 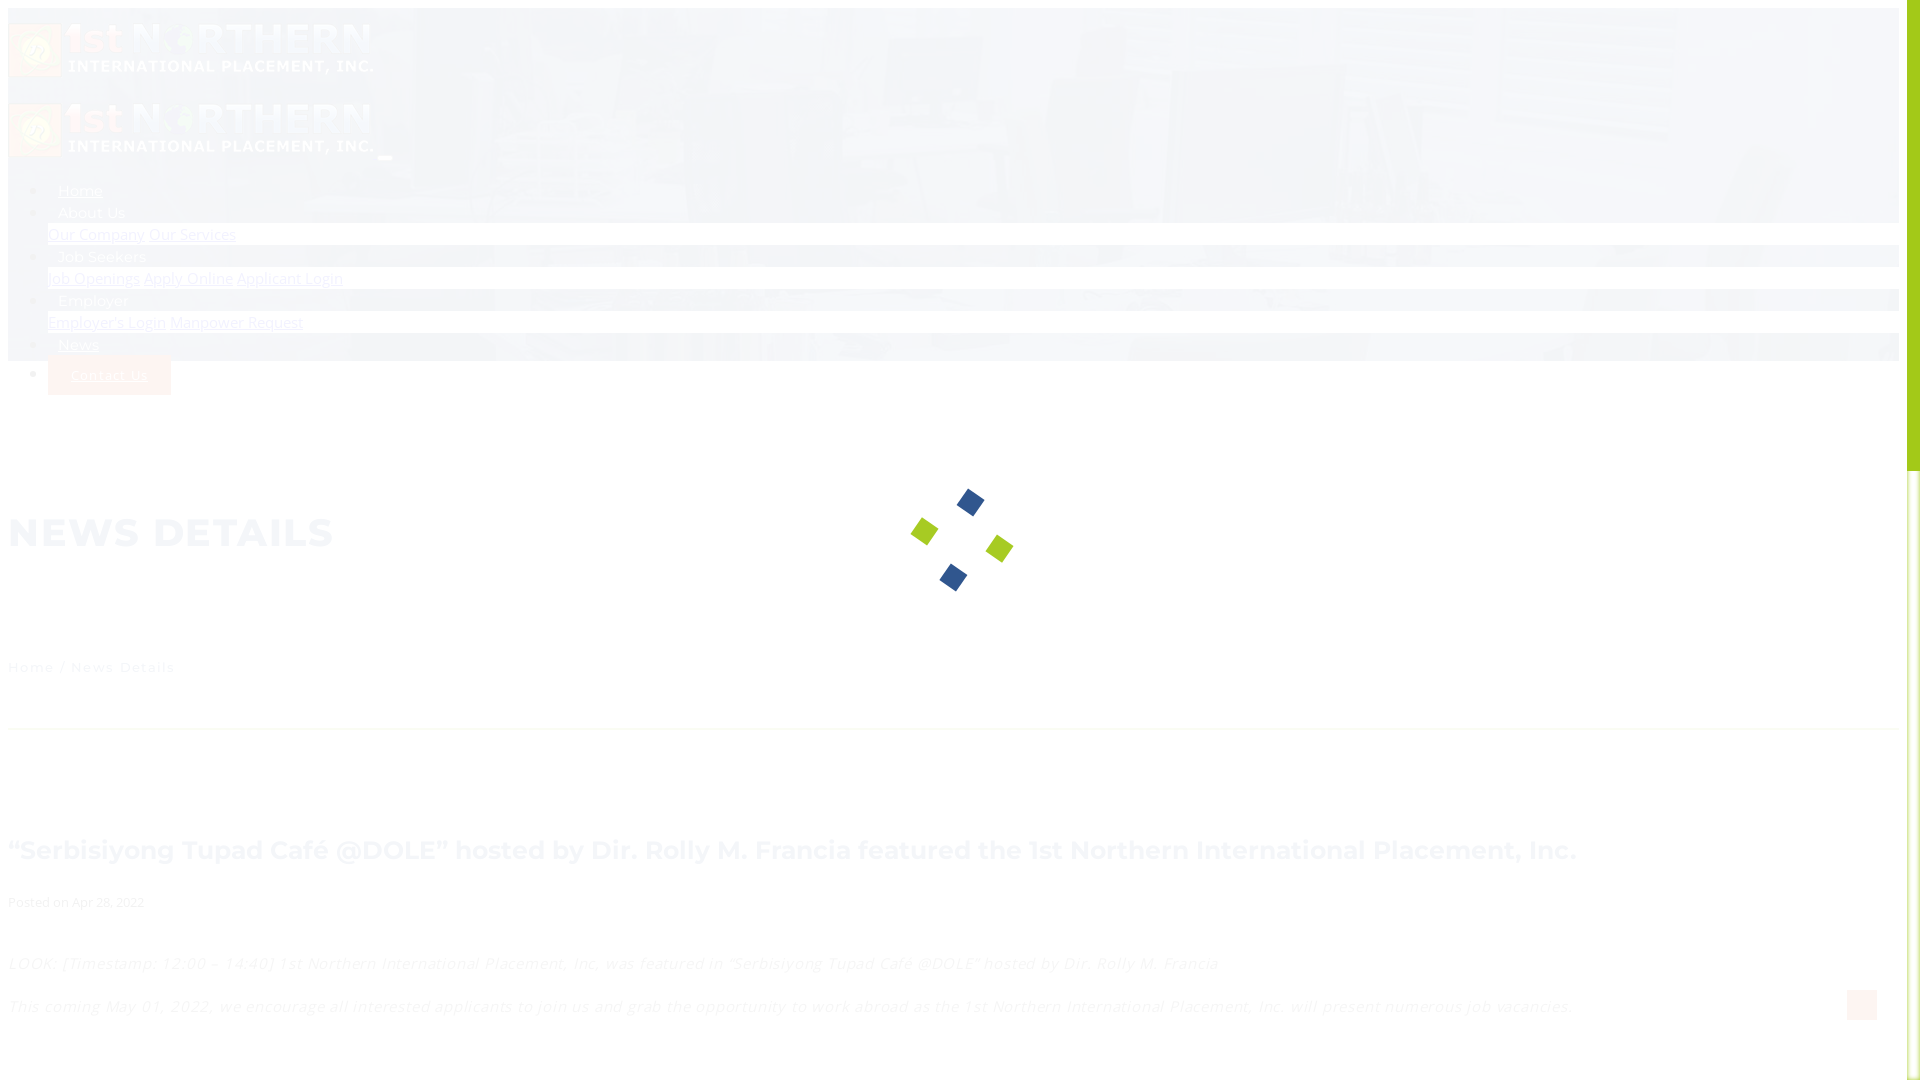 What do you see at coordinates (92, 300) in the screenshot?
I see `'Employer'` at bounding box center [92, 300].